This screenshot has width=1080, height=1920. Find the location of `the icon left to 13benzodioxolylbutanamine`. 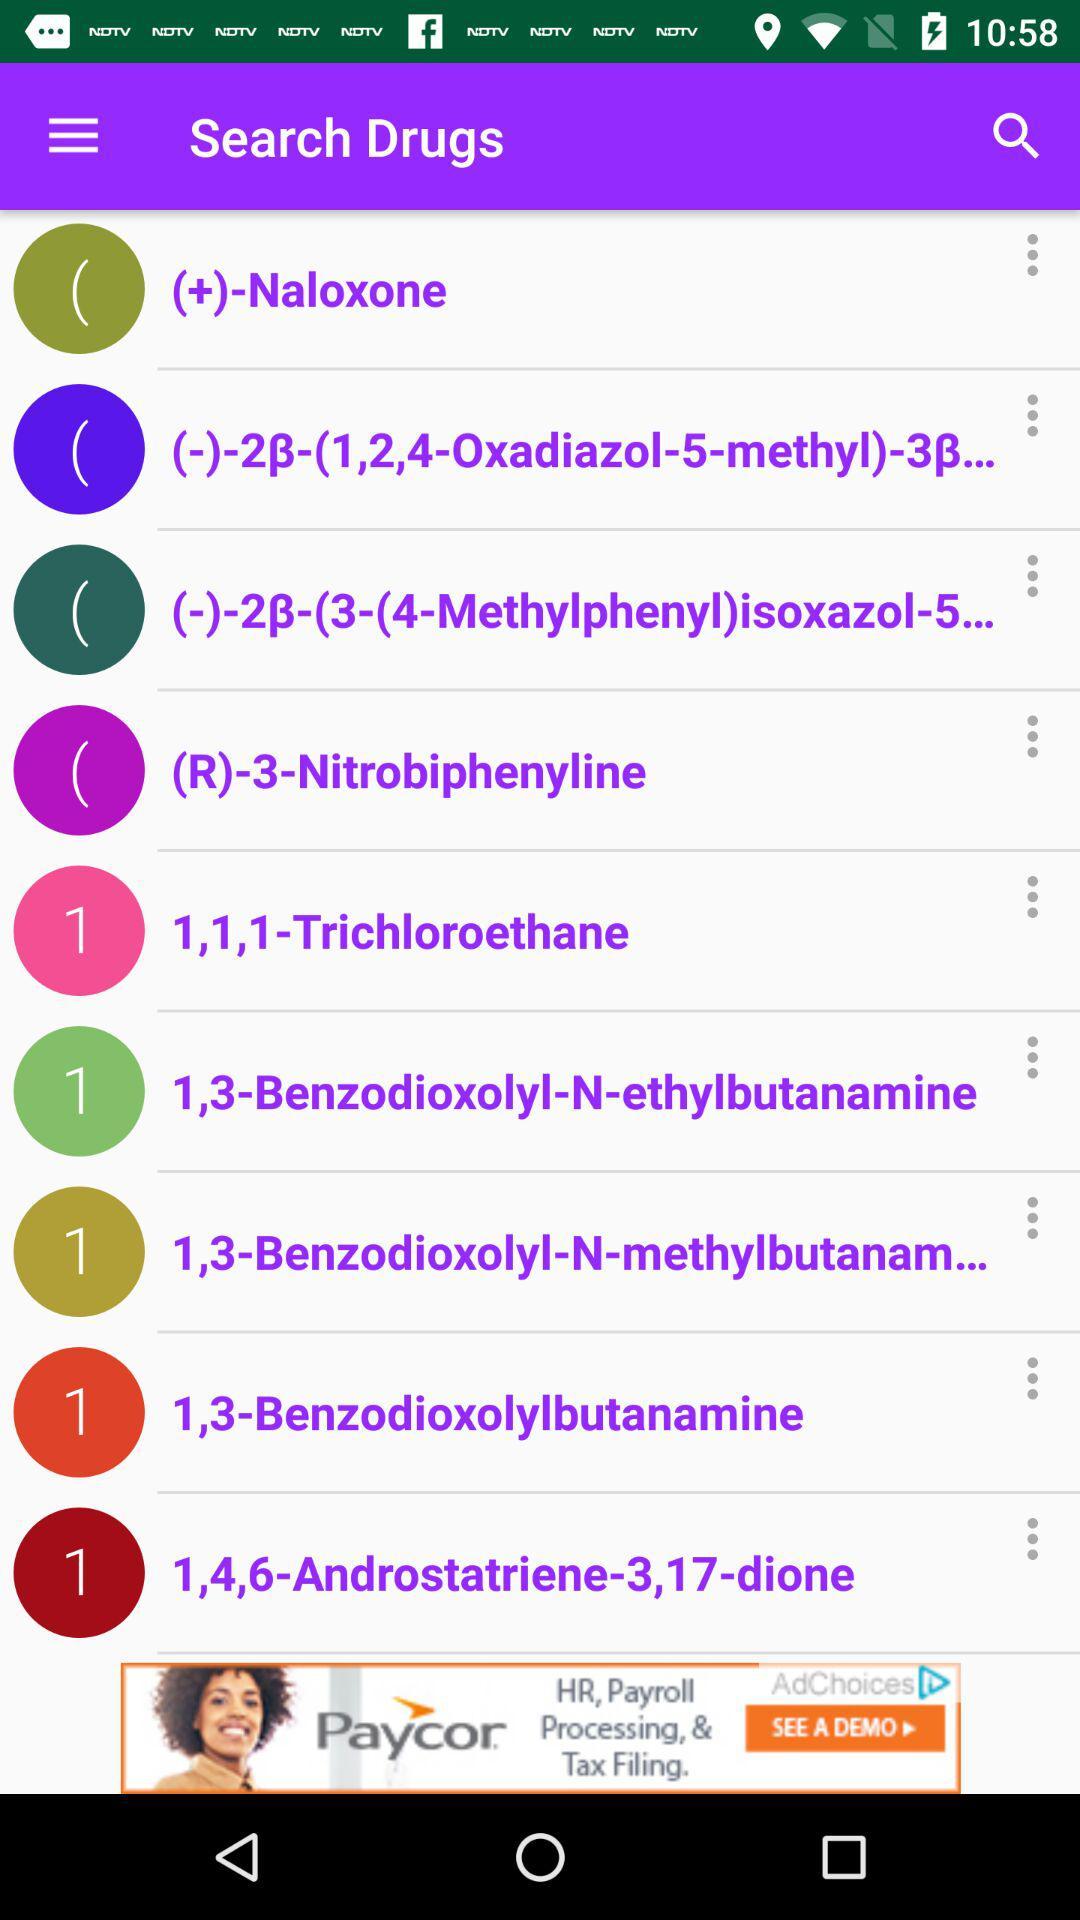

the icon left to 13benzodioxolylbutanamine is located at coordinates (78, 1411).